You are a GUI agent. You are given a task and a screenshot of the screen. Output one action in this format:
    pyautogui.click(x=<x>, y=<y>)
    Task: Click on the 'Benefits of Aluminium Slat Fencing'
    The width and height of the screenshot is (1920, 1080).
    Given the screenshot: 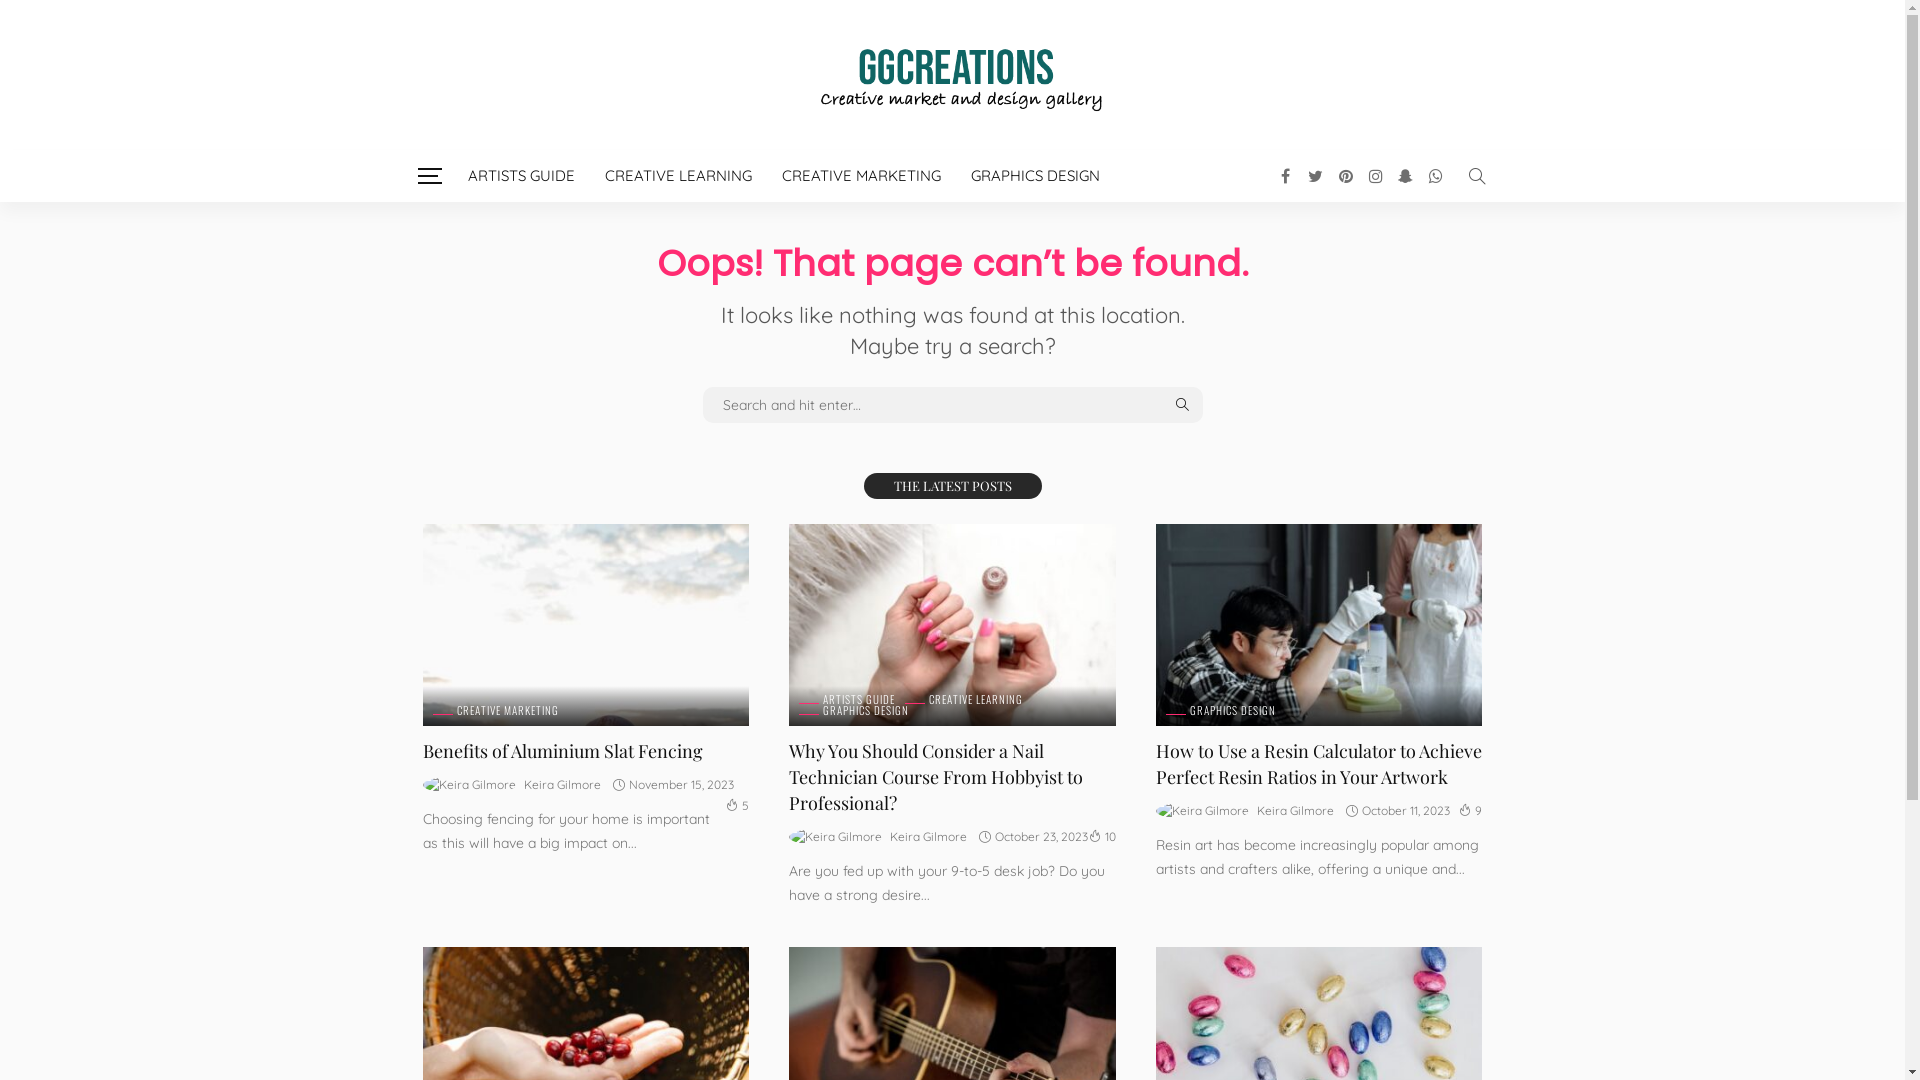 What is the action you would take?
    pyautogui.click(x=560, y=751)
    